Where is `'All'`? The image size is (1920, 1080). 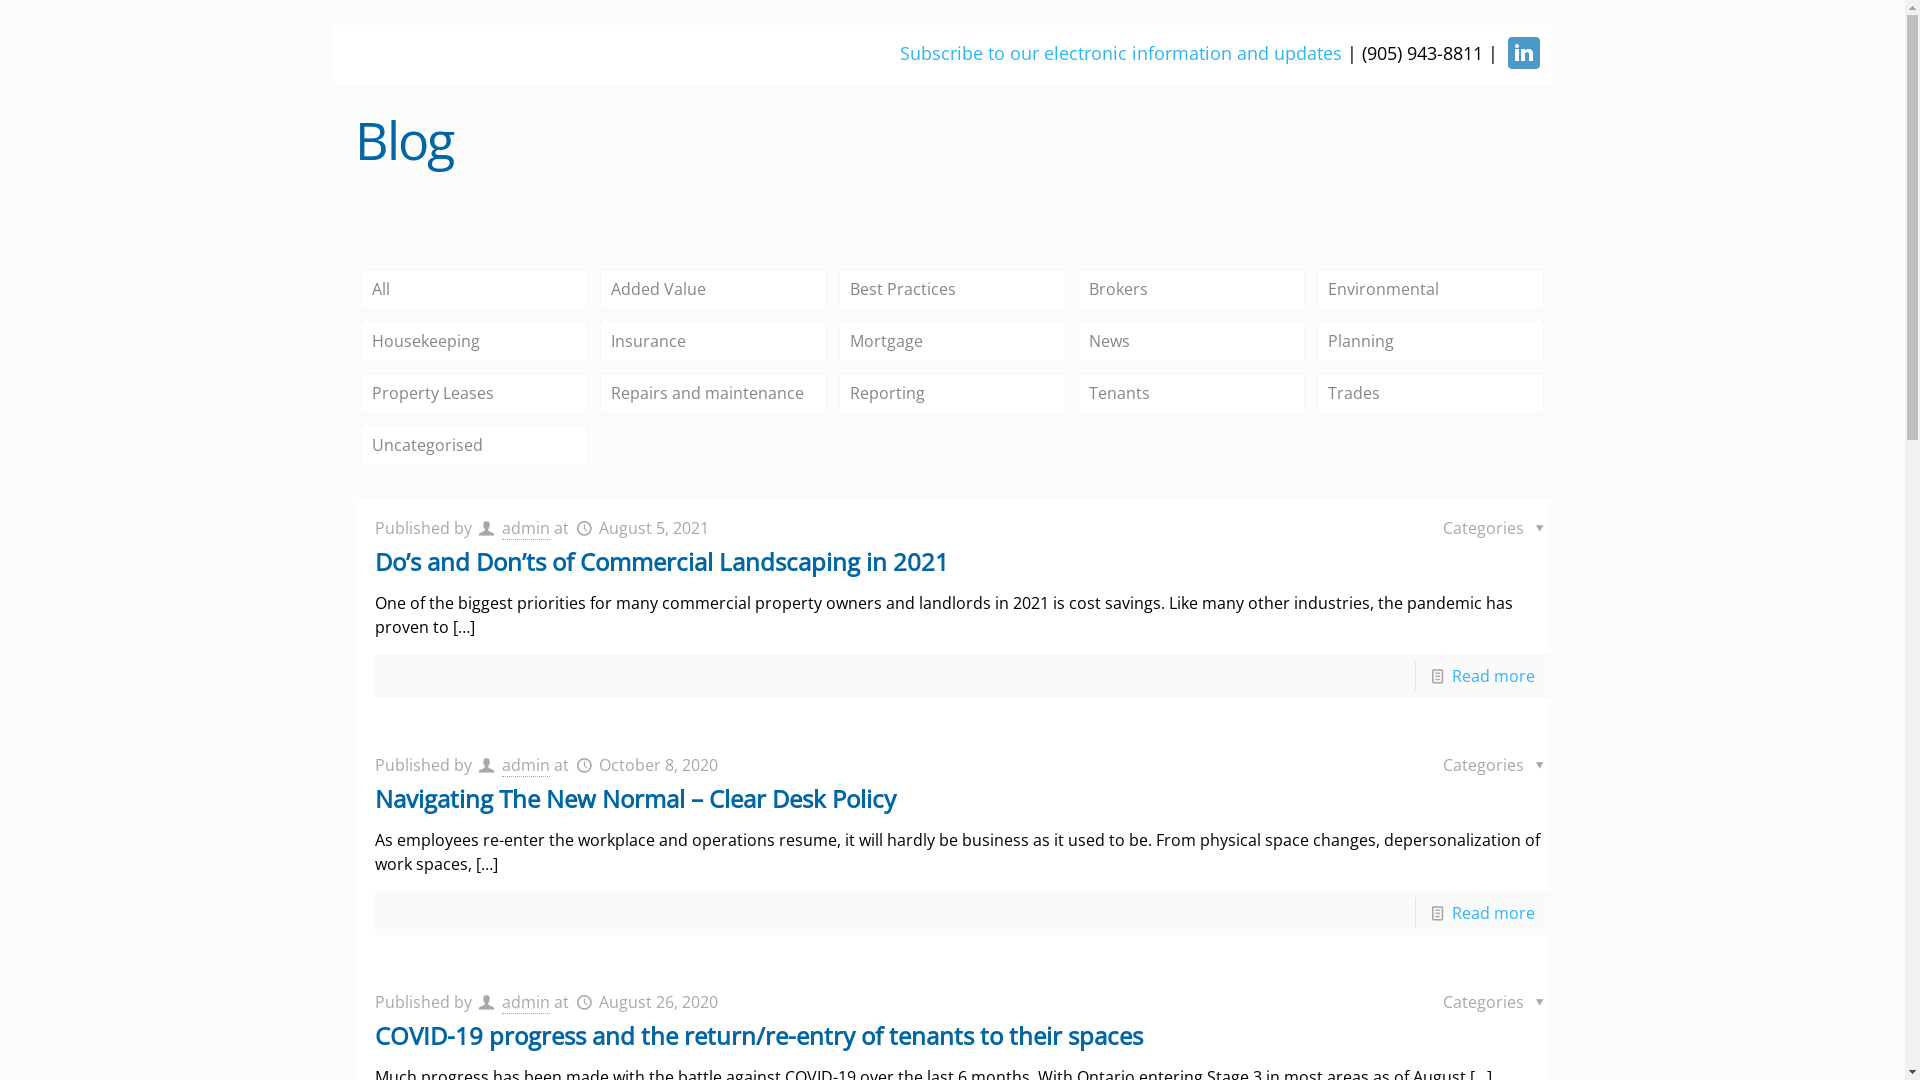
'All' is located at coordinates (360, 289).